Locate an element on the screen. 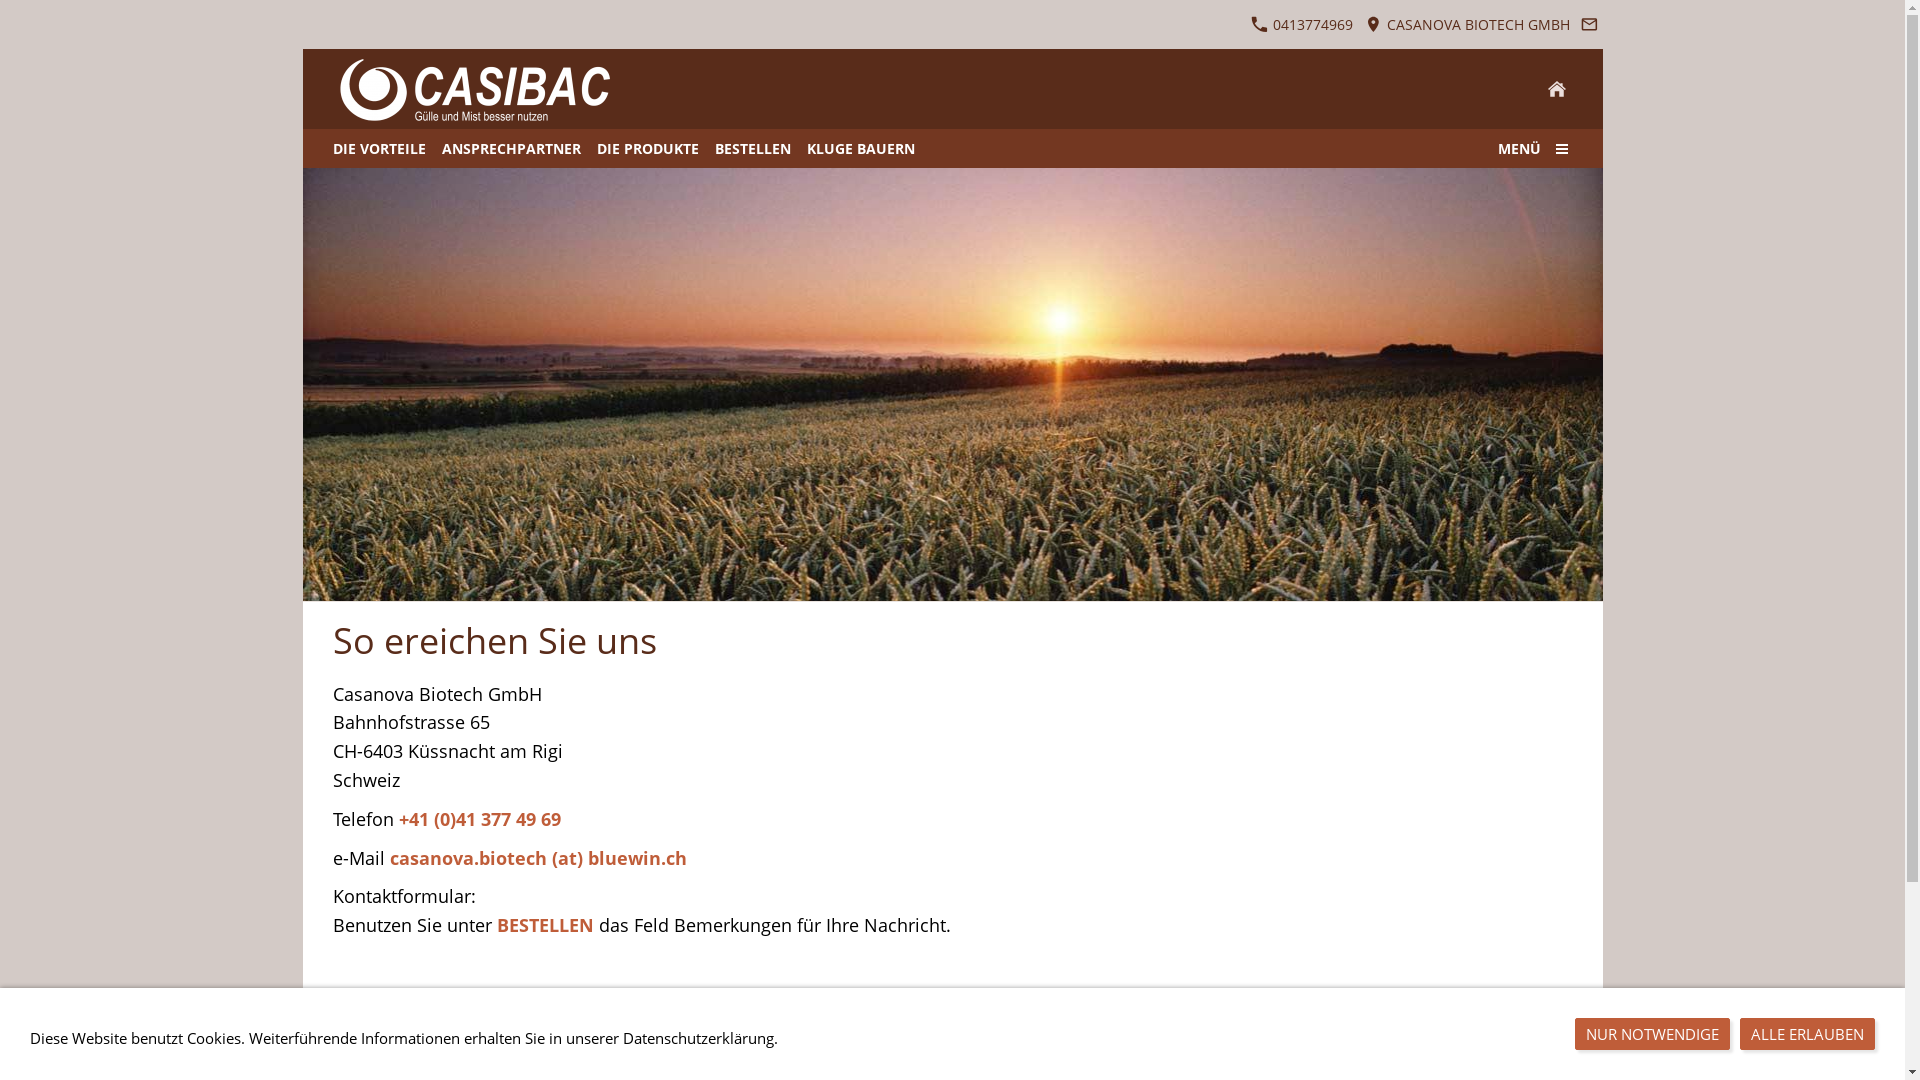  '+41 (0)41 377 49 69' is located at coordinates (478, 820).